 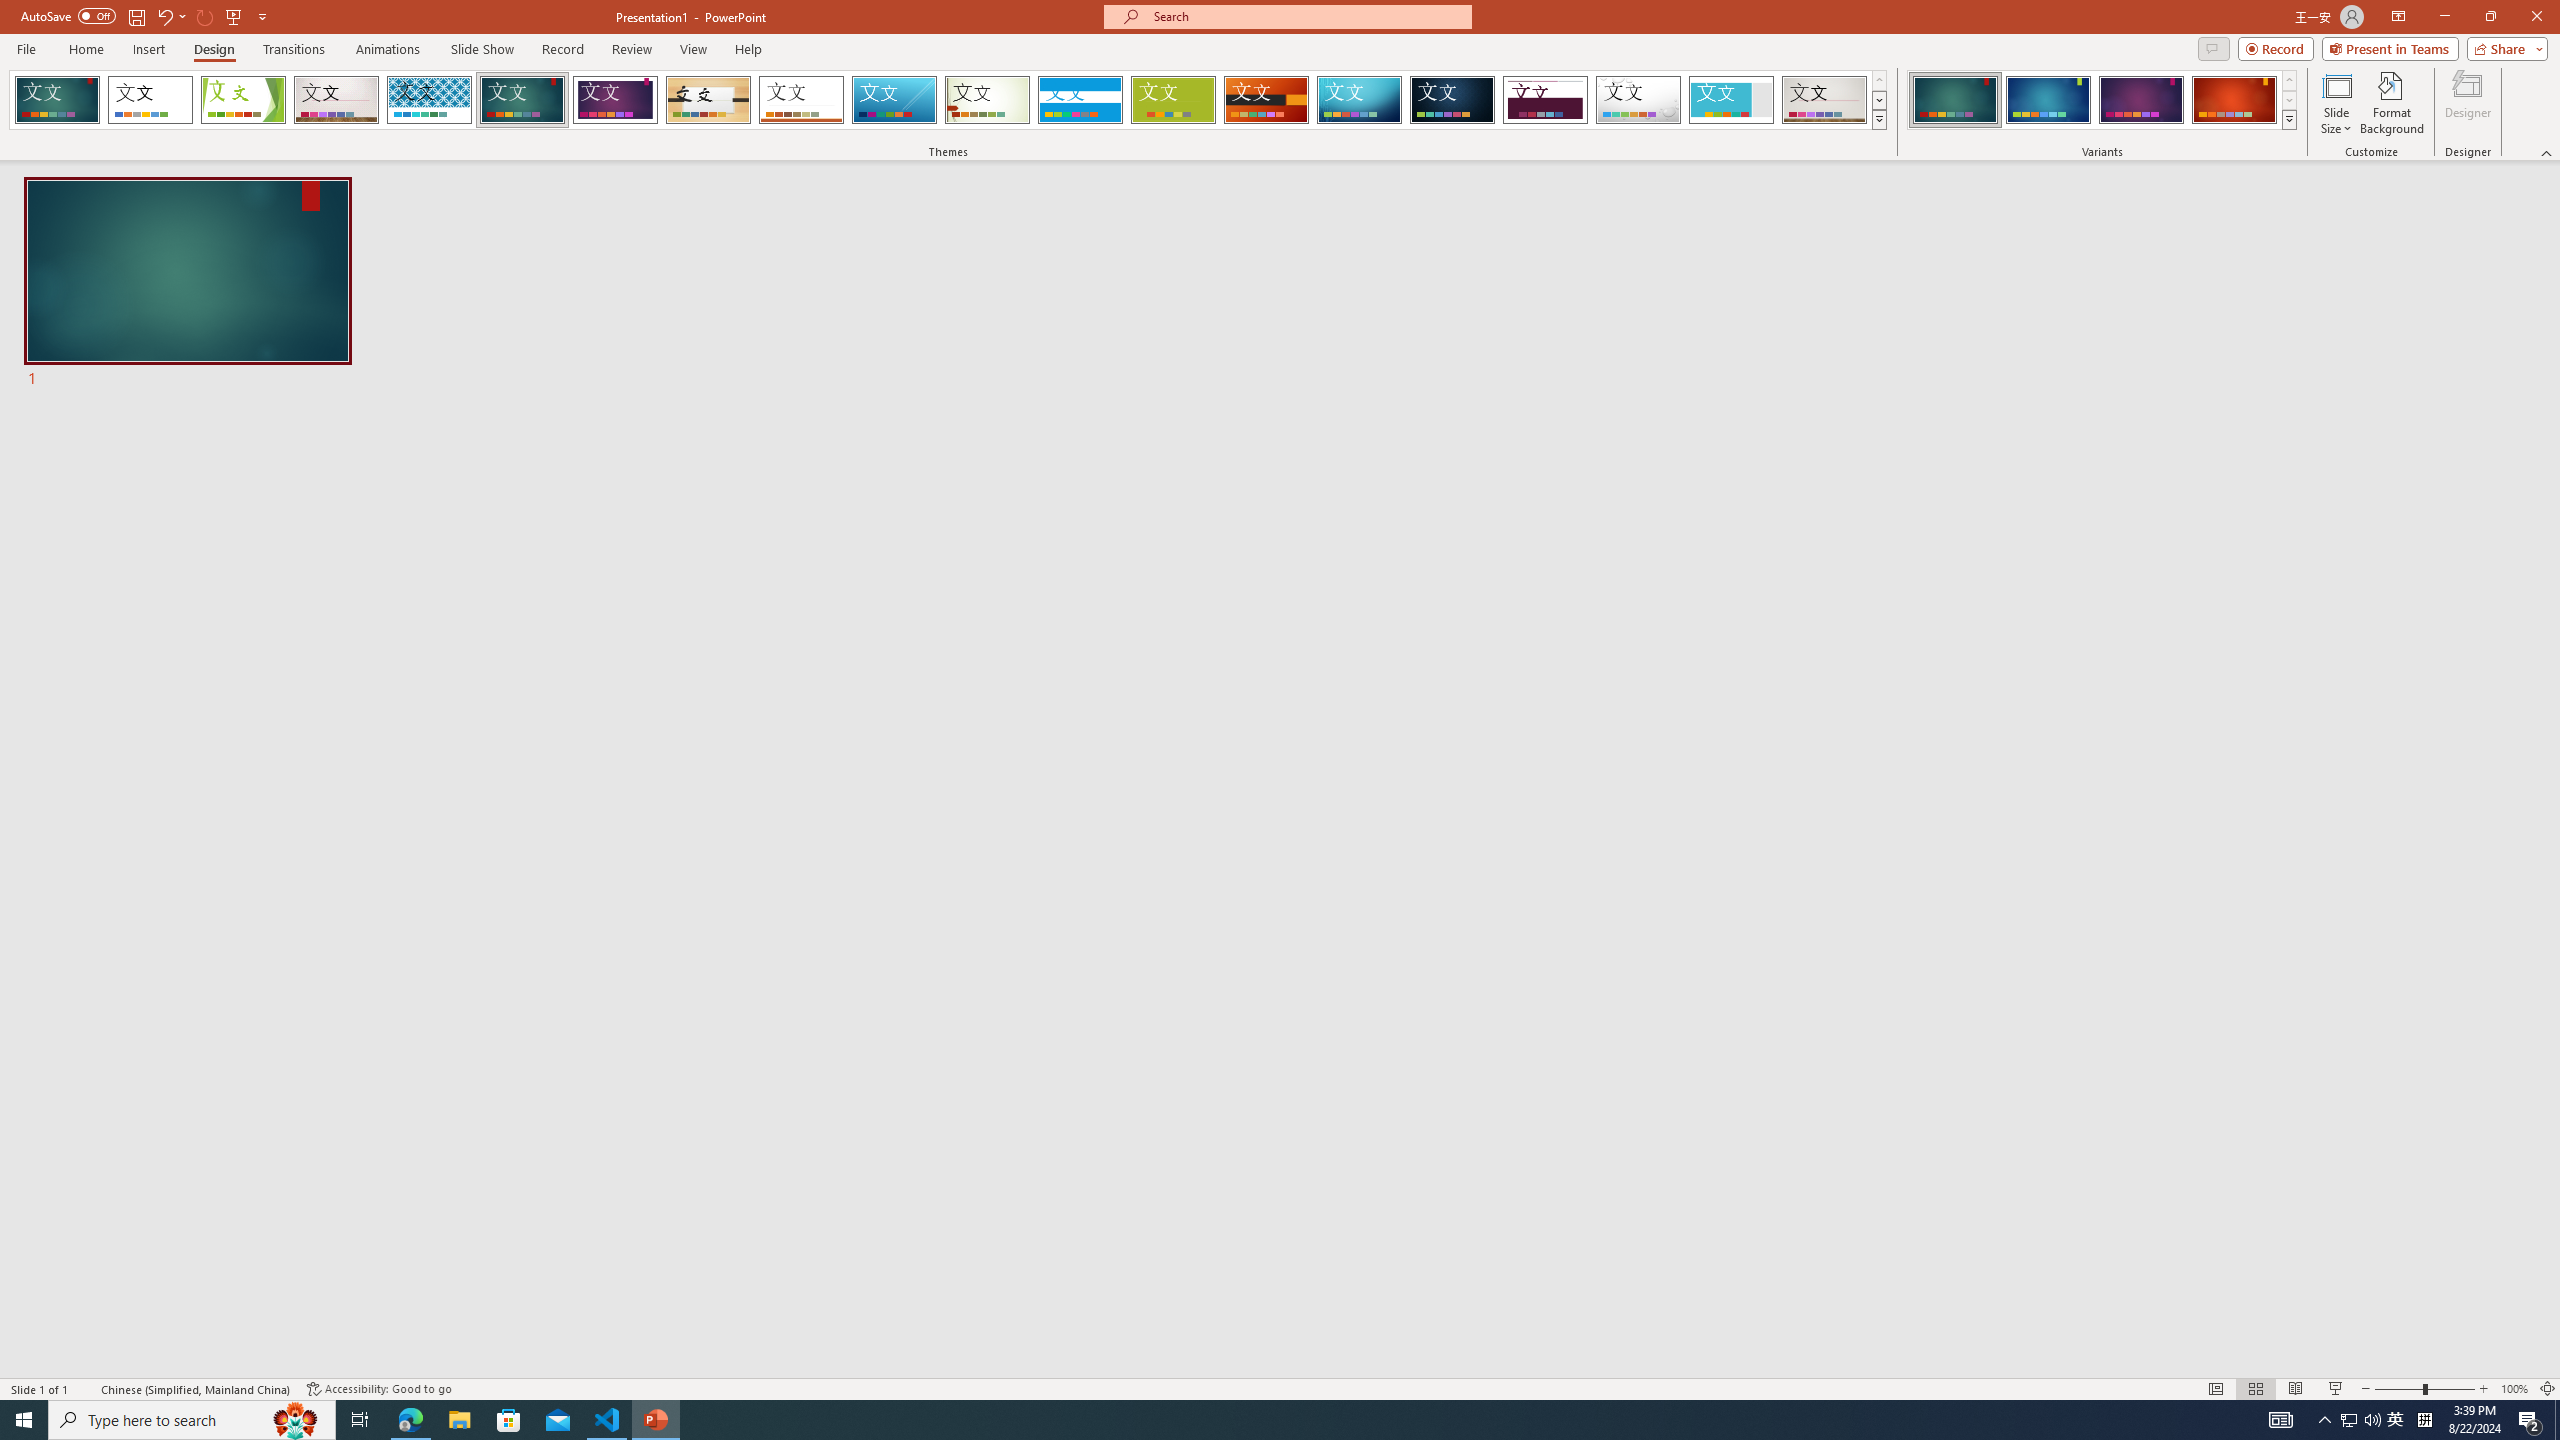 I want to click on 'Zoom 100%', so click(x=2515, y=1389).